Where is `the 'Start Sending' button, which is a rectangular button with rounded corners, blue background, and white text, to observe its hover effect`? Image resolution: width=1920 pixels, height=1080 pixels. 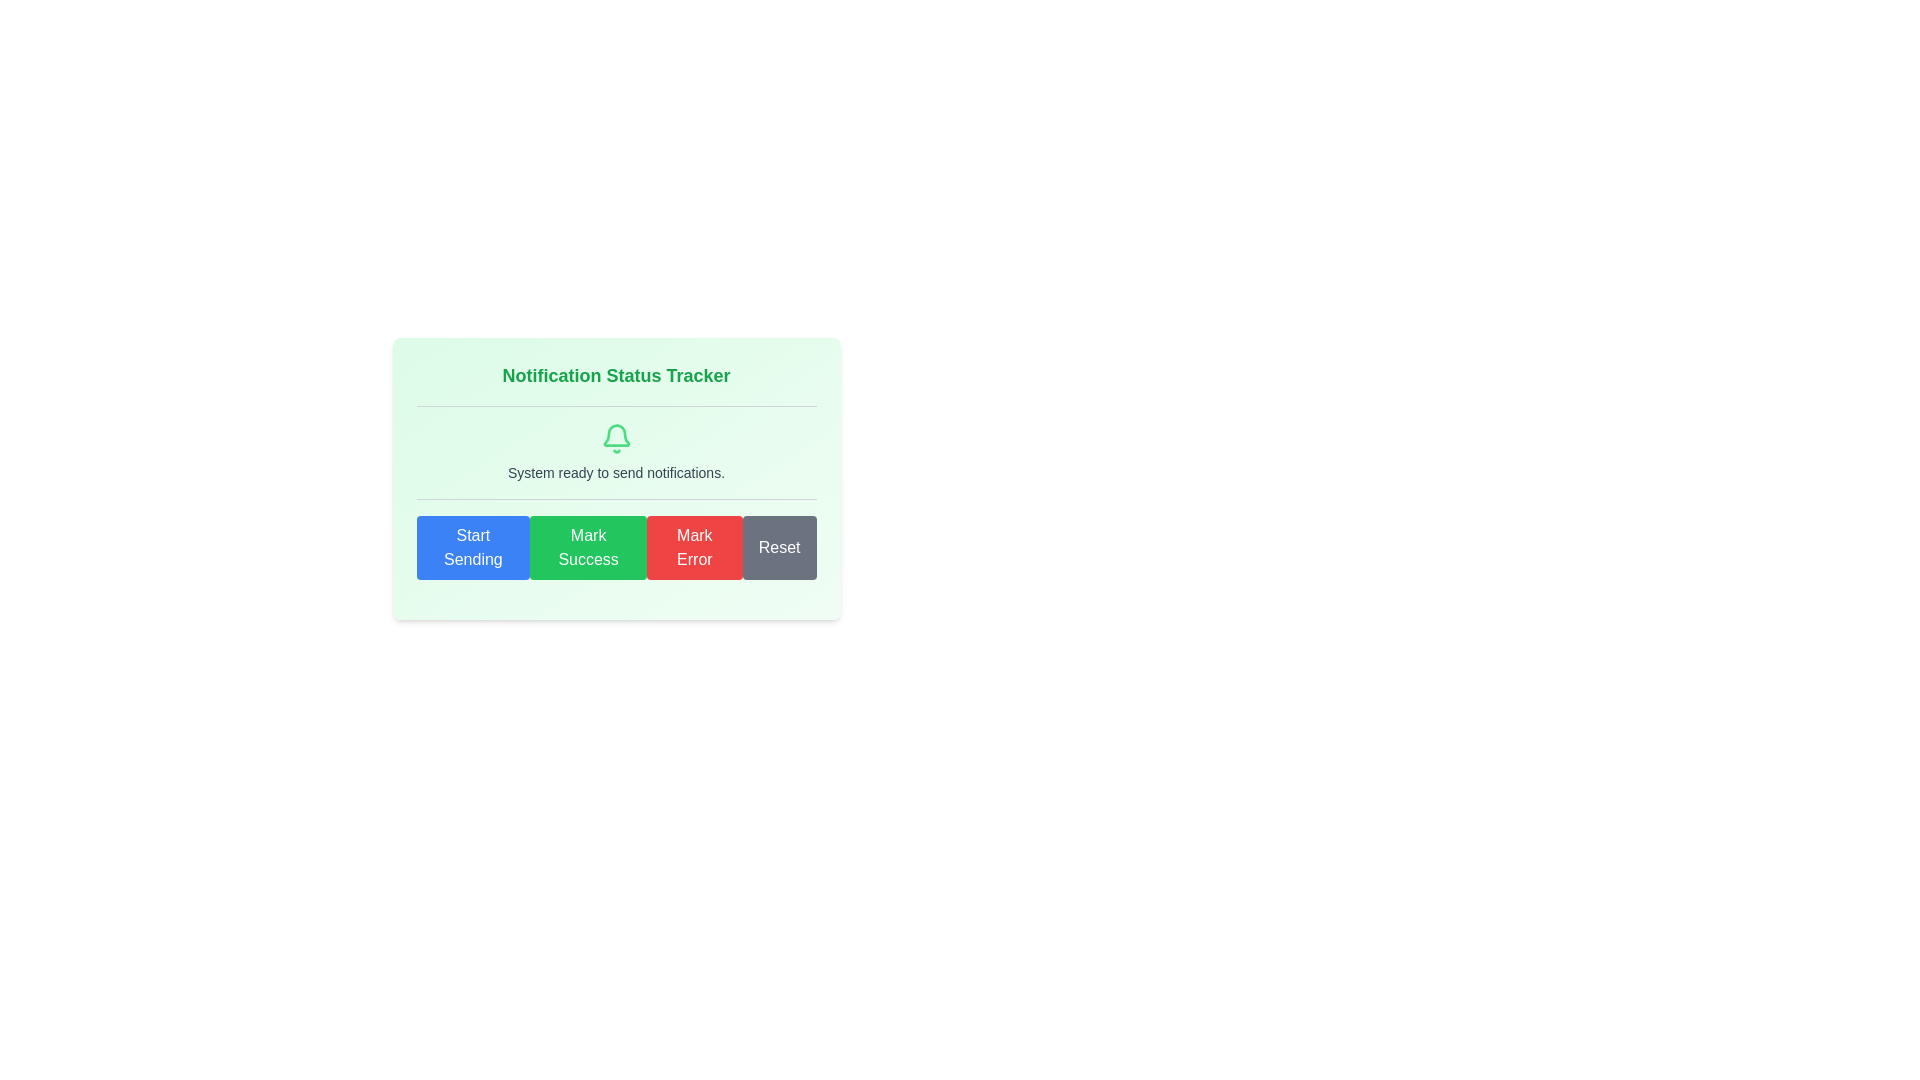 the 'Start Sending' button, which is a rectangular button with rounded corners, blue background, and white text, to observe its hover effect is located at coordinates (472, 547).